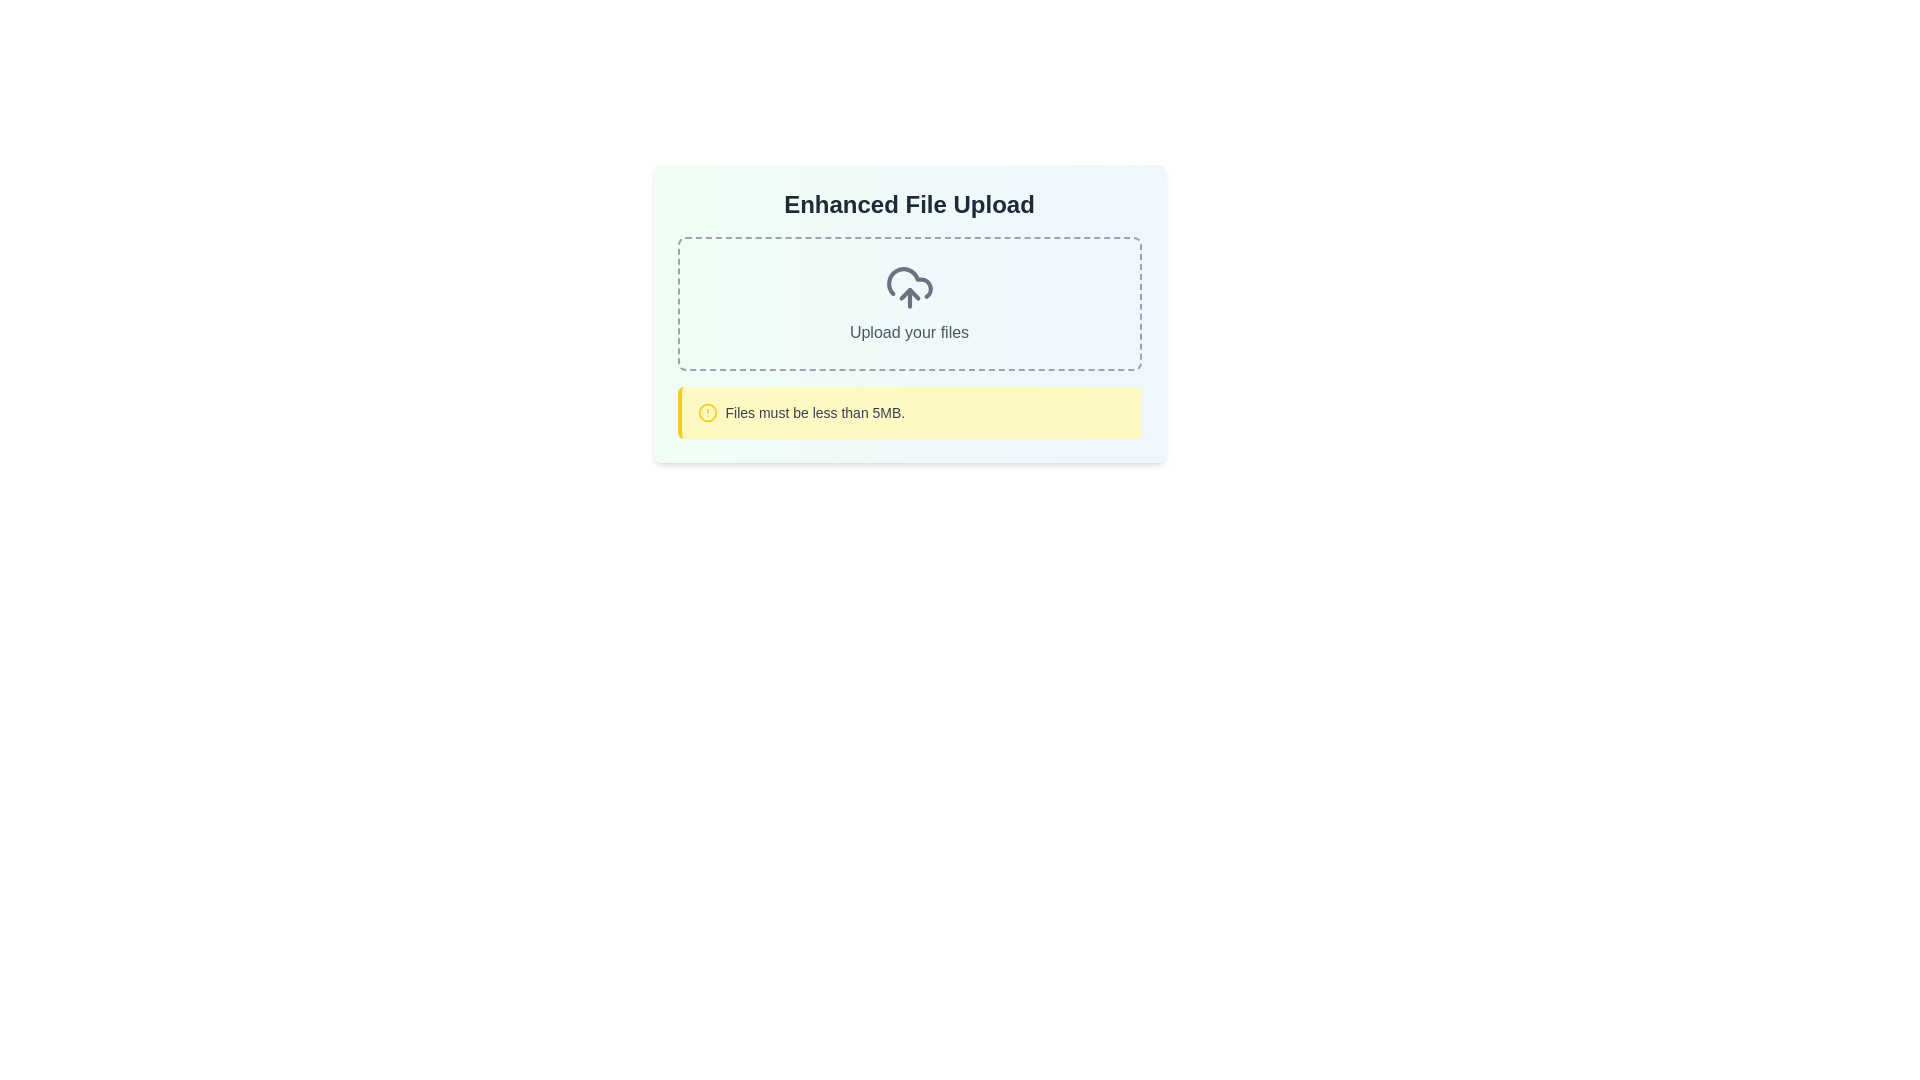 This screenshot has width=1920, height=1080. What do you see at coordinates (908, 304) in the screenshot?
I see `the interactive drop area for file uploading, which is outlined with a dashed border and contains a cloud upload icon and the text 'Upload your files'` at bounding box center [908, 304].